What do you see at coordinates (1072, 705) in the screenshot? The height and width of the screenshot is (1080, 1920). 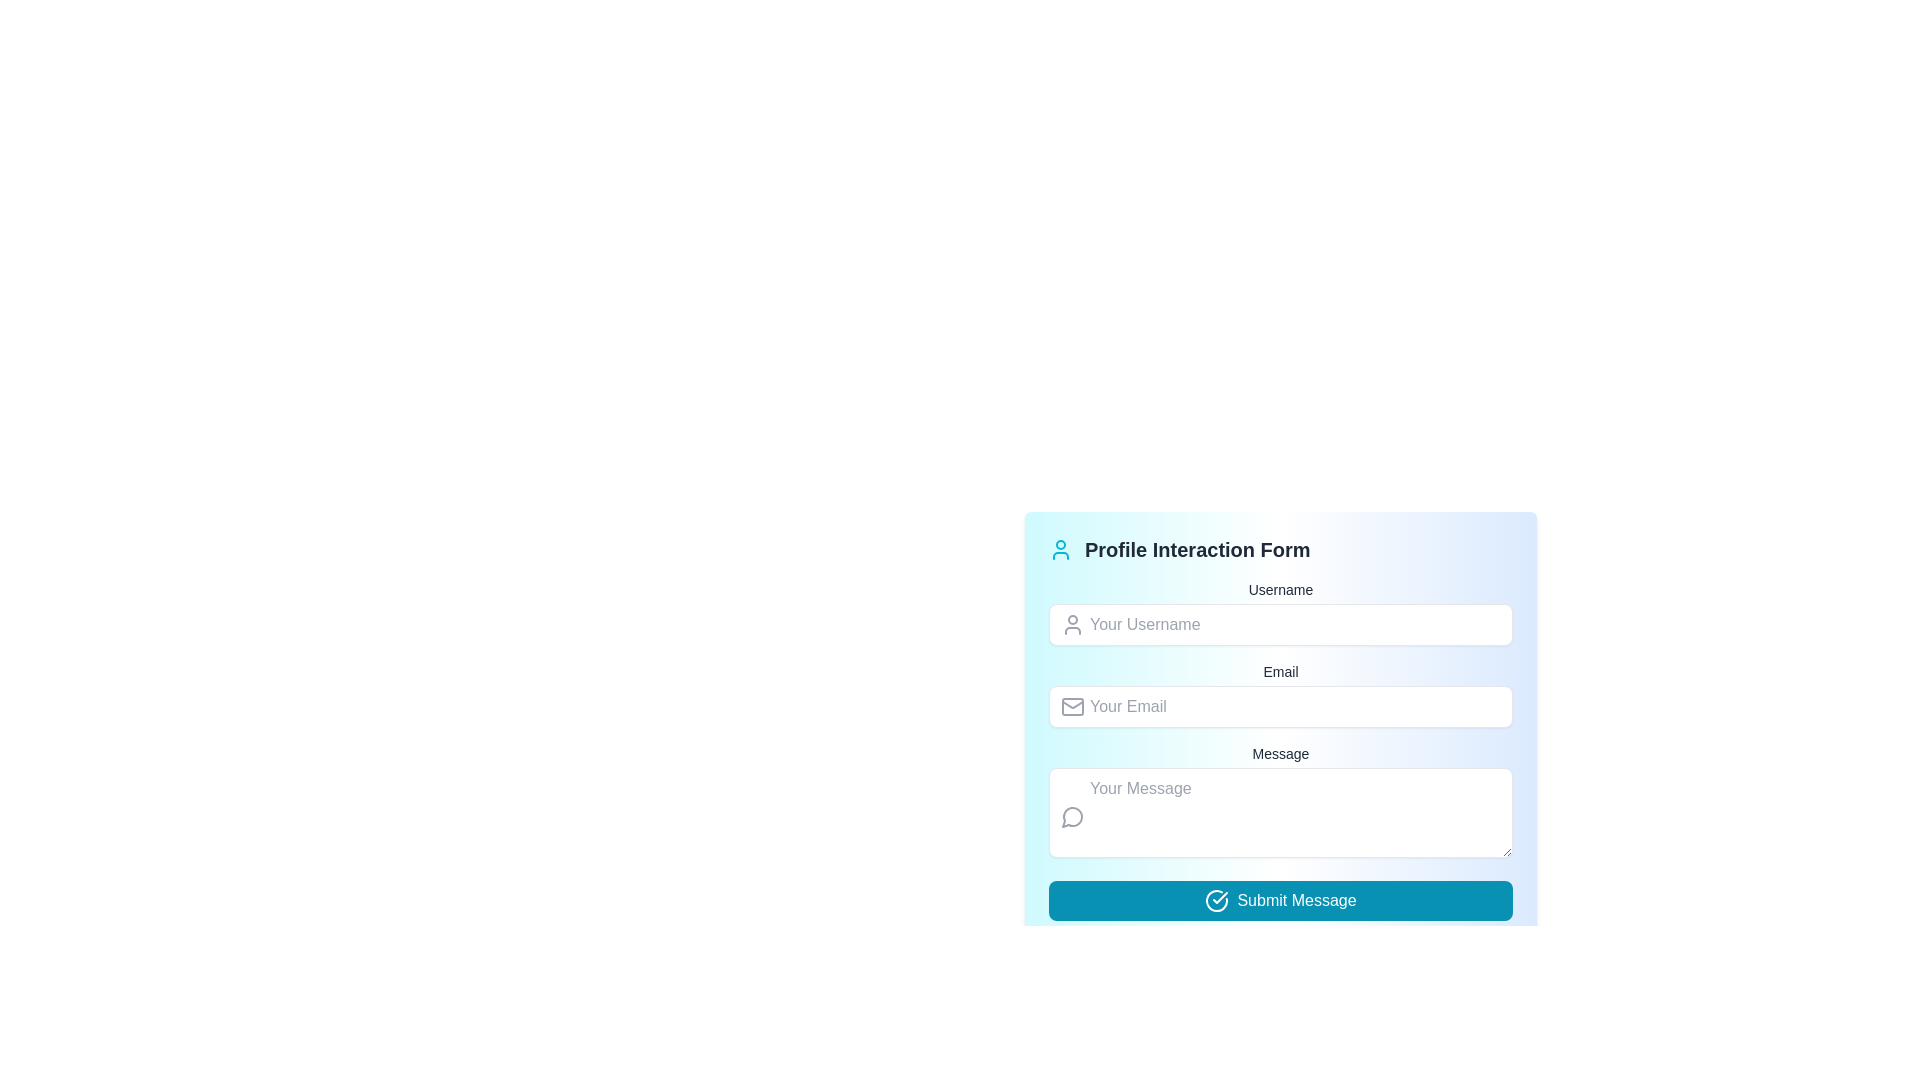 I see `the email input field icon, which is positioned to the left of the email text entry area, serving as a visual indication for the expected input format` at bounding box center [1072, 705].